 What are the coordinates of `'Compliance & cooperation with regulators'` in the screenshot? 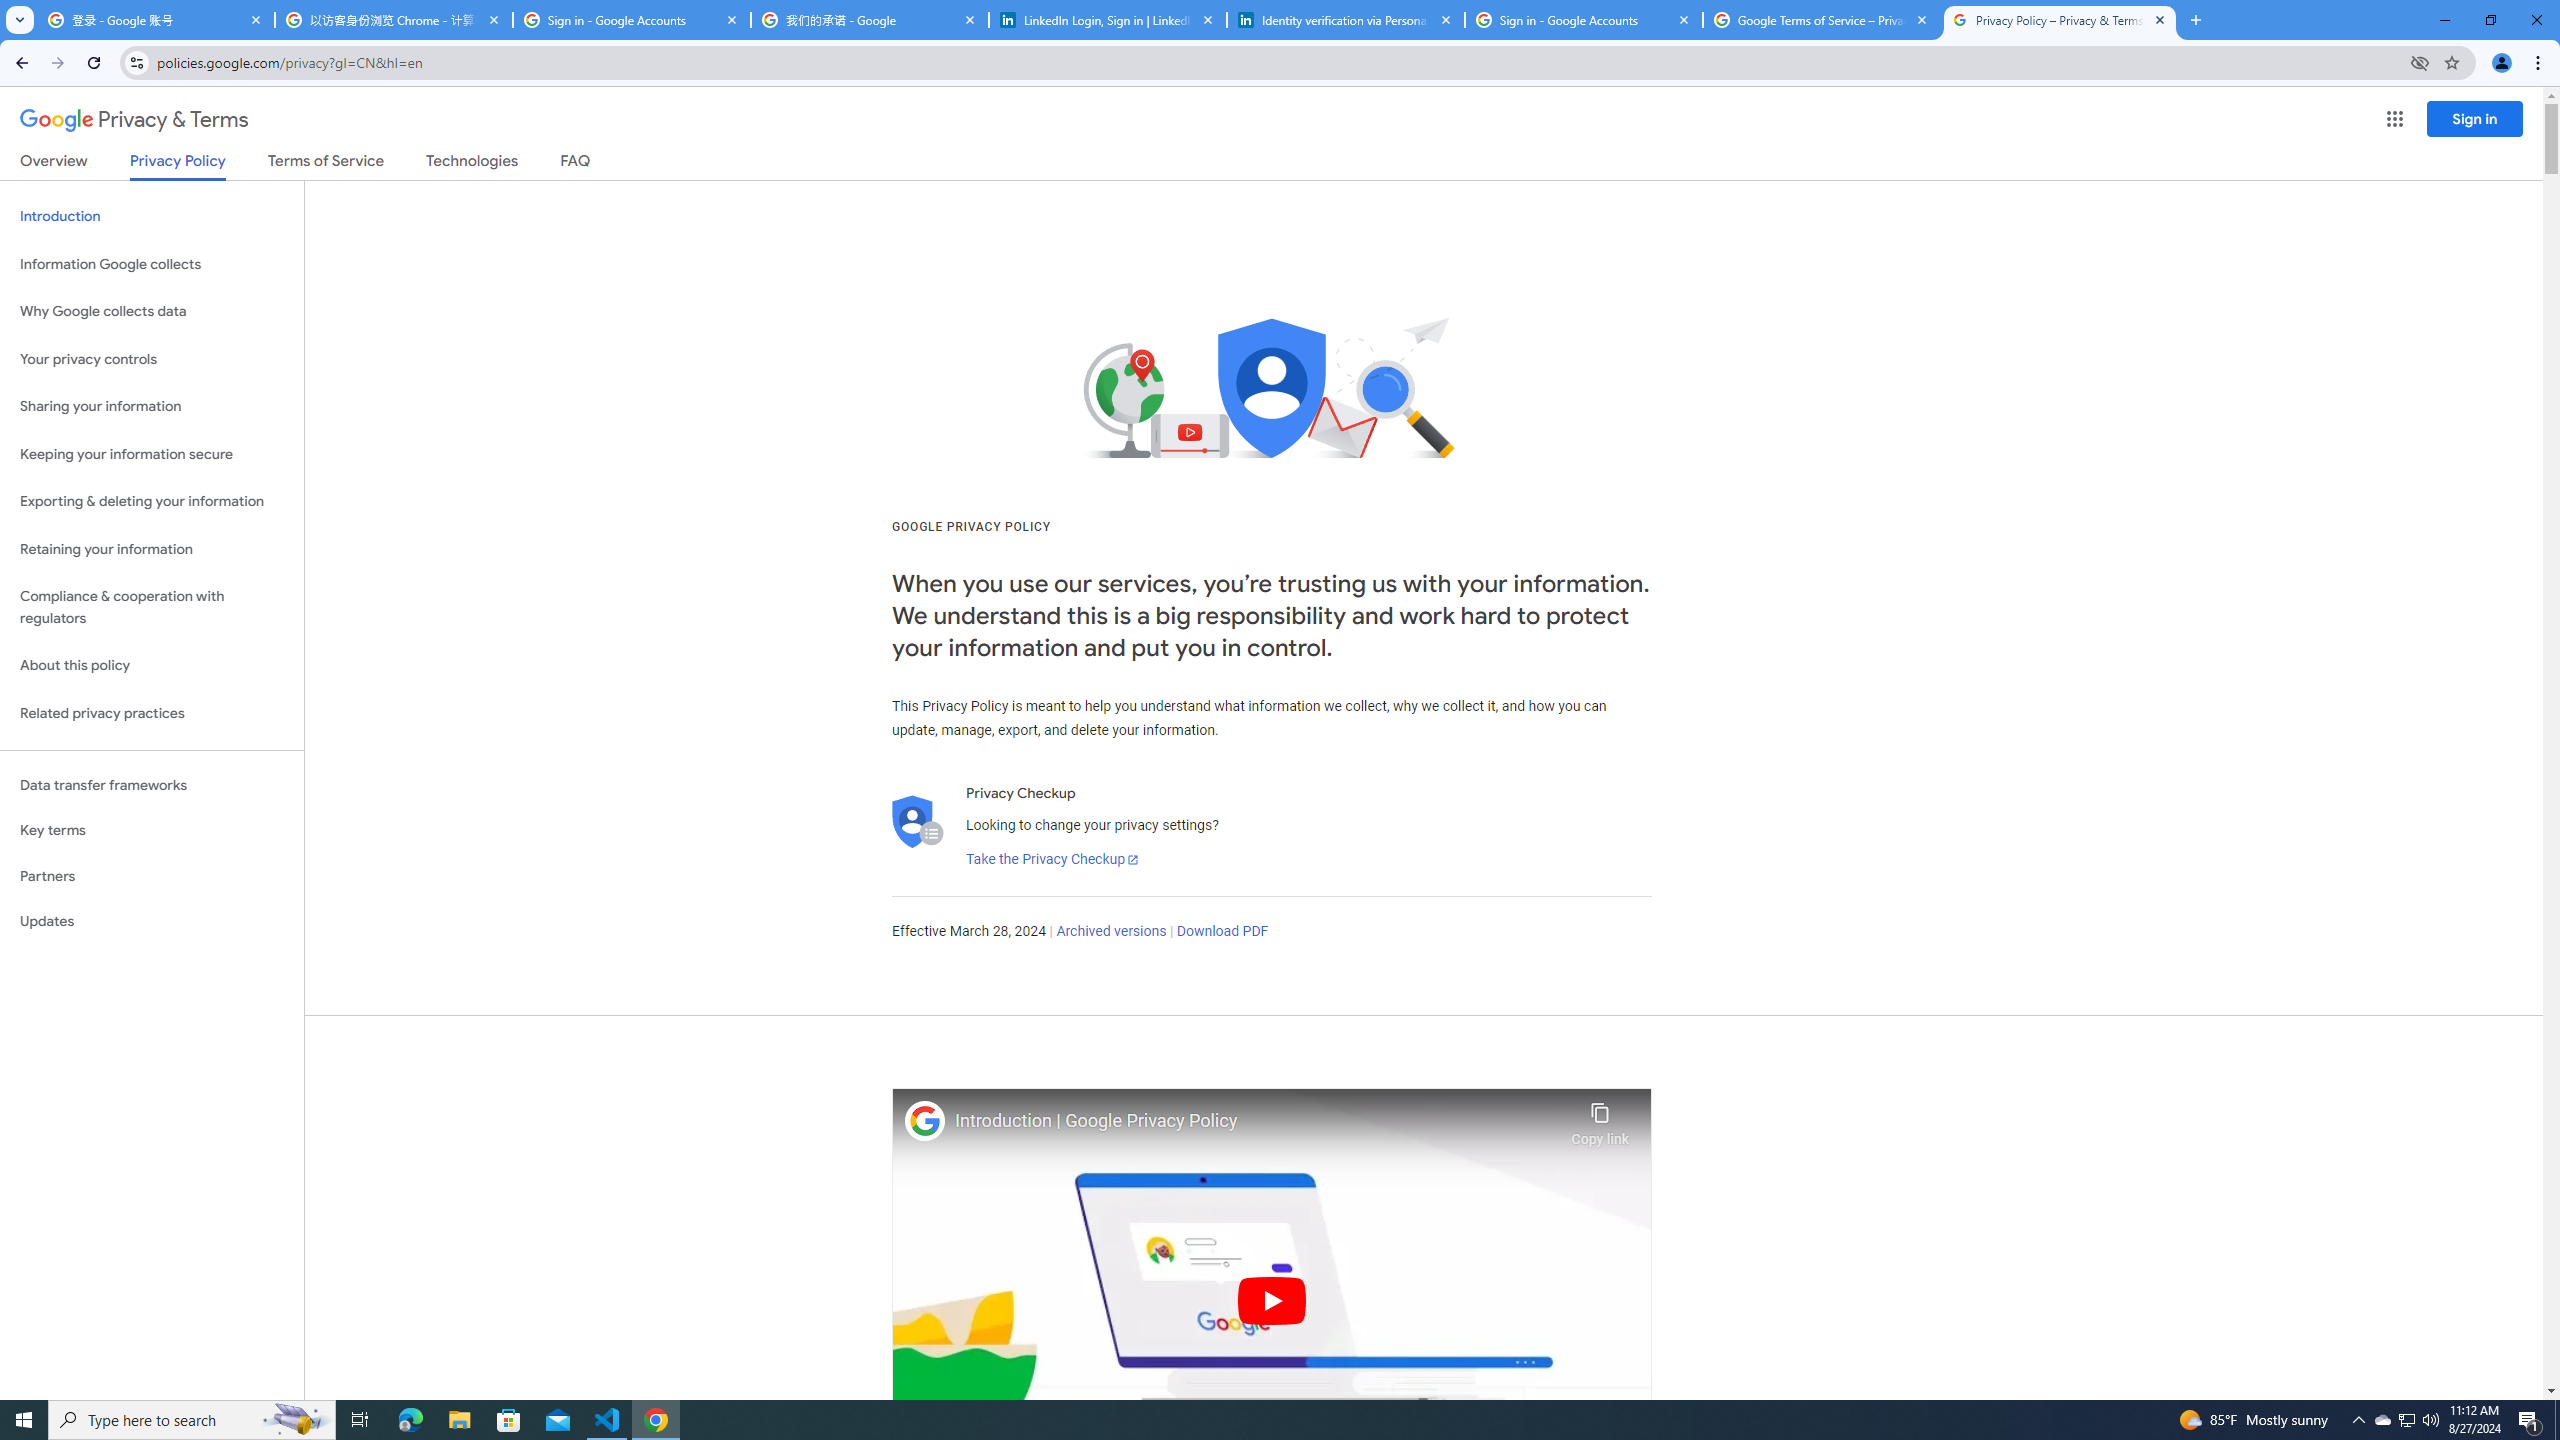 It's located at (151, 608).